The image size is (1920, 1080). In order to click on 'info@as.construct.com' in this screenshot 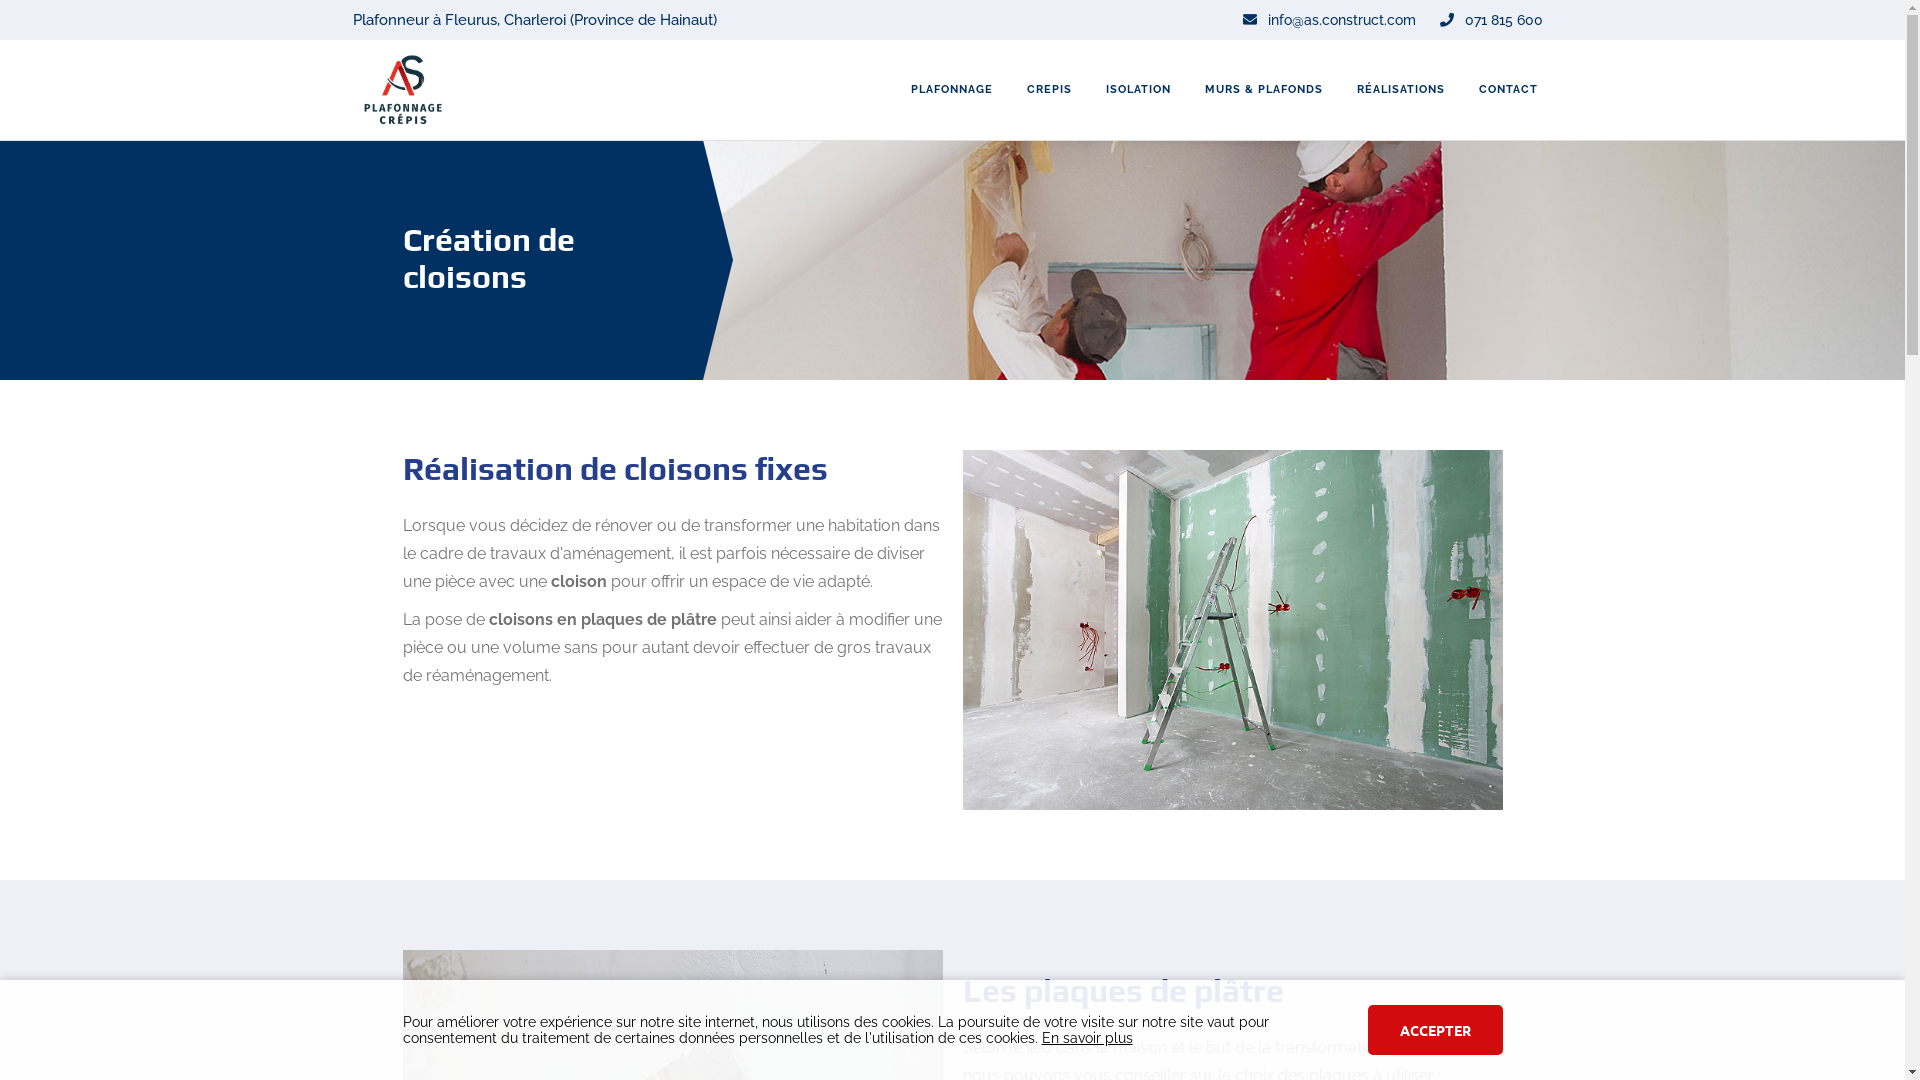, I will do `click(1328, 19)`.